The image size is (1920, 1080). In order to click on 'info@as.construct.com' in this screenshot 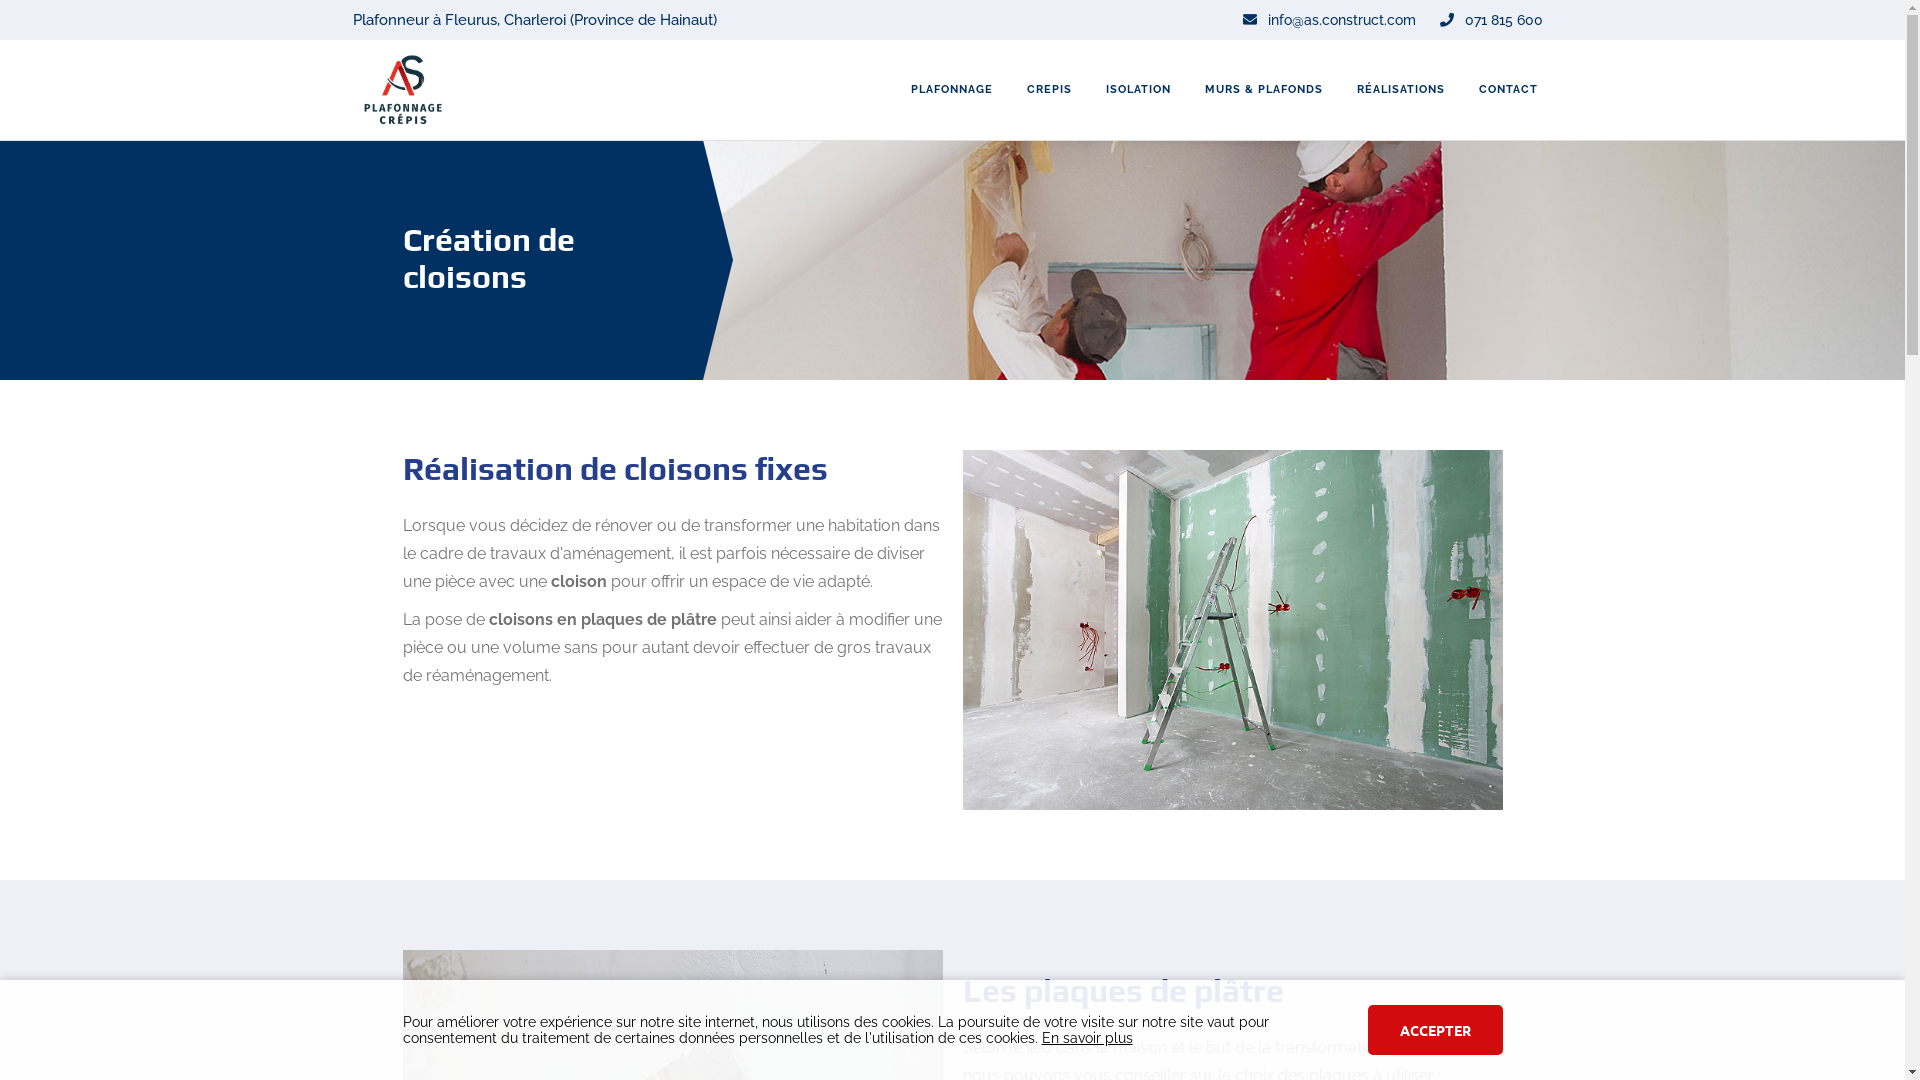, I will do `click(1328, 19)`.